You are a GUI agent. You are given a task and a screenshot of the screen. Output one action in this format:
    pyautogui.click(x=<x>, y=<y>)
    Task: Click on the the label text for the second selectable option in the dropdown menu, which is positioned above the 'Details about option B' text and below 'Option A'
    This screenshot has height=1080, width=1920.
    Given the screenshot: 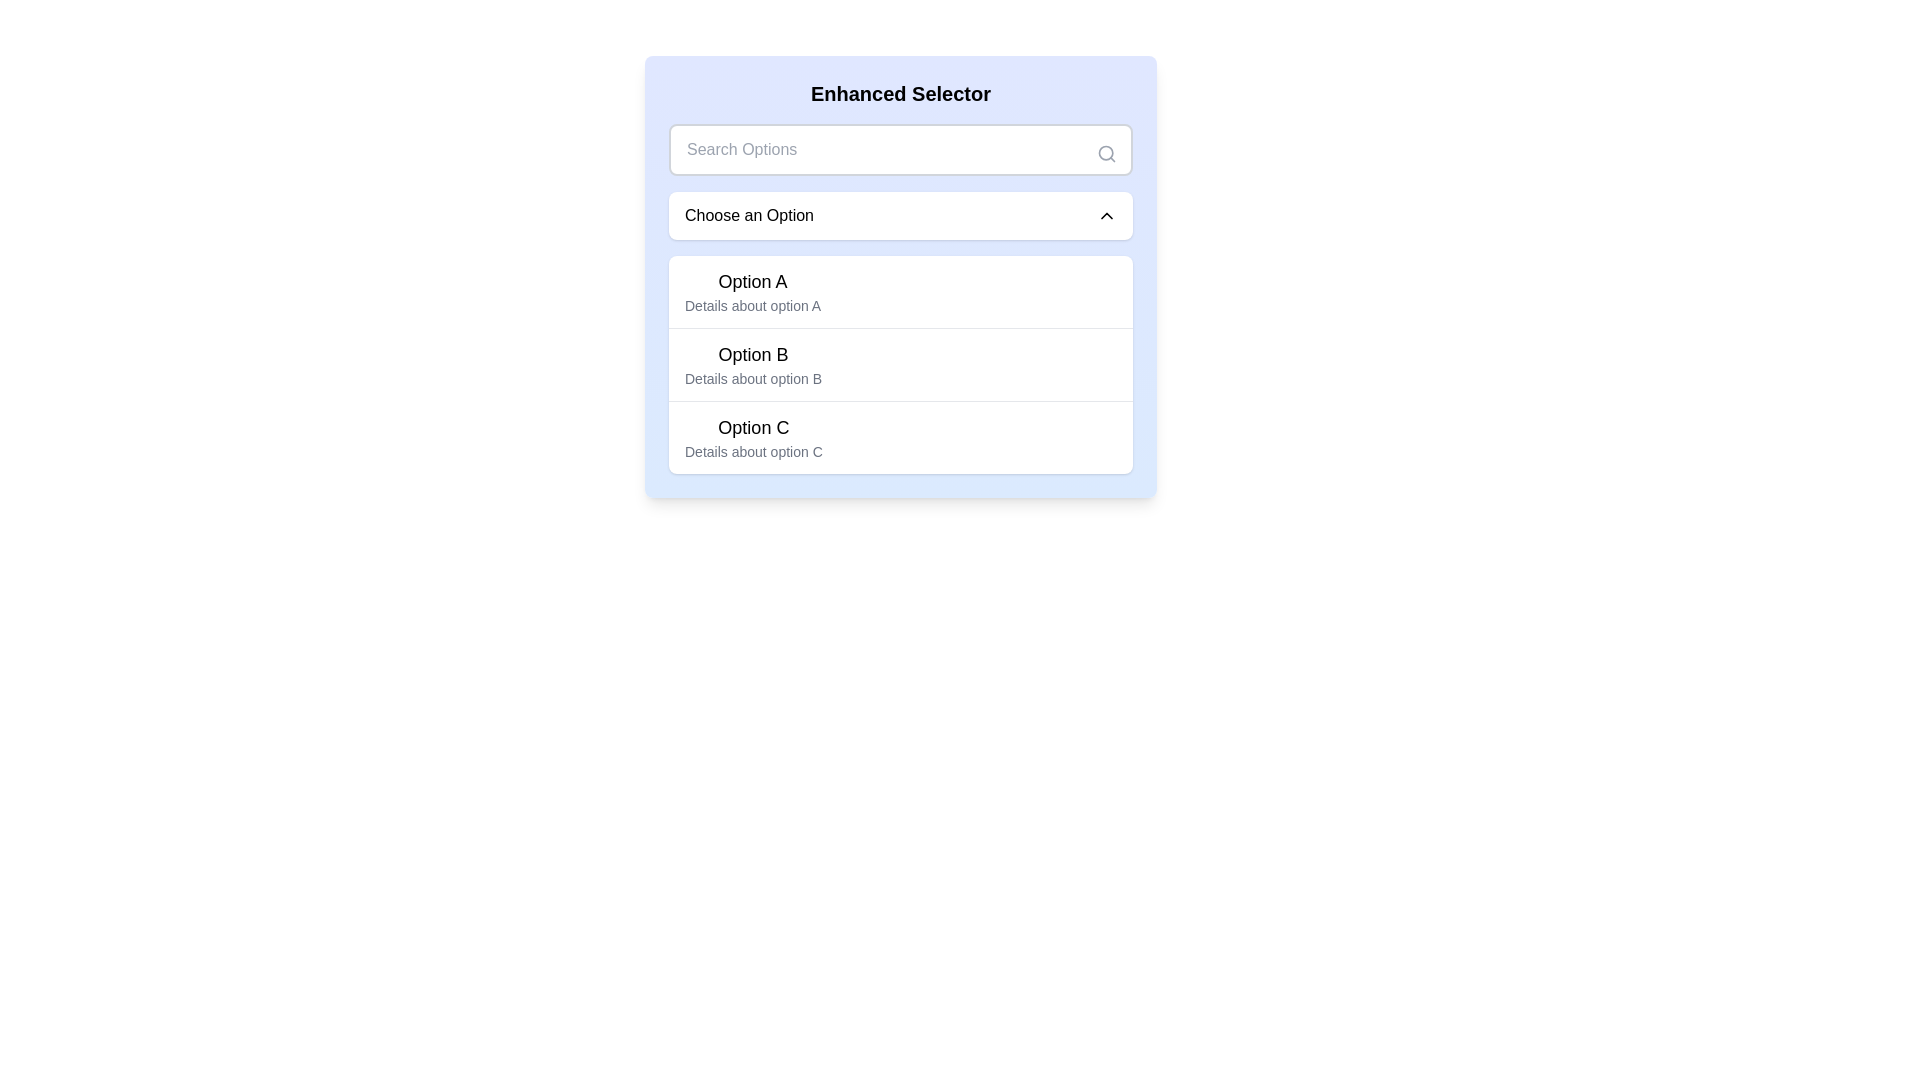 What is the action you would take?
    pyautogui.click(x=752, y=353)
    